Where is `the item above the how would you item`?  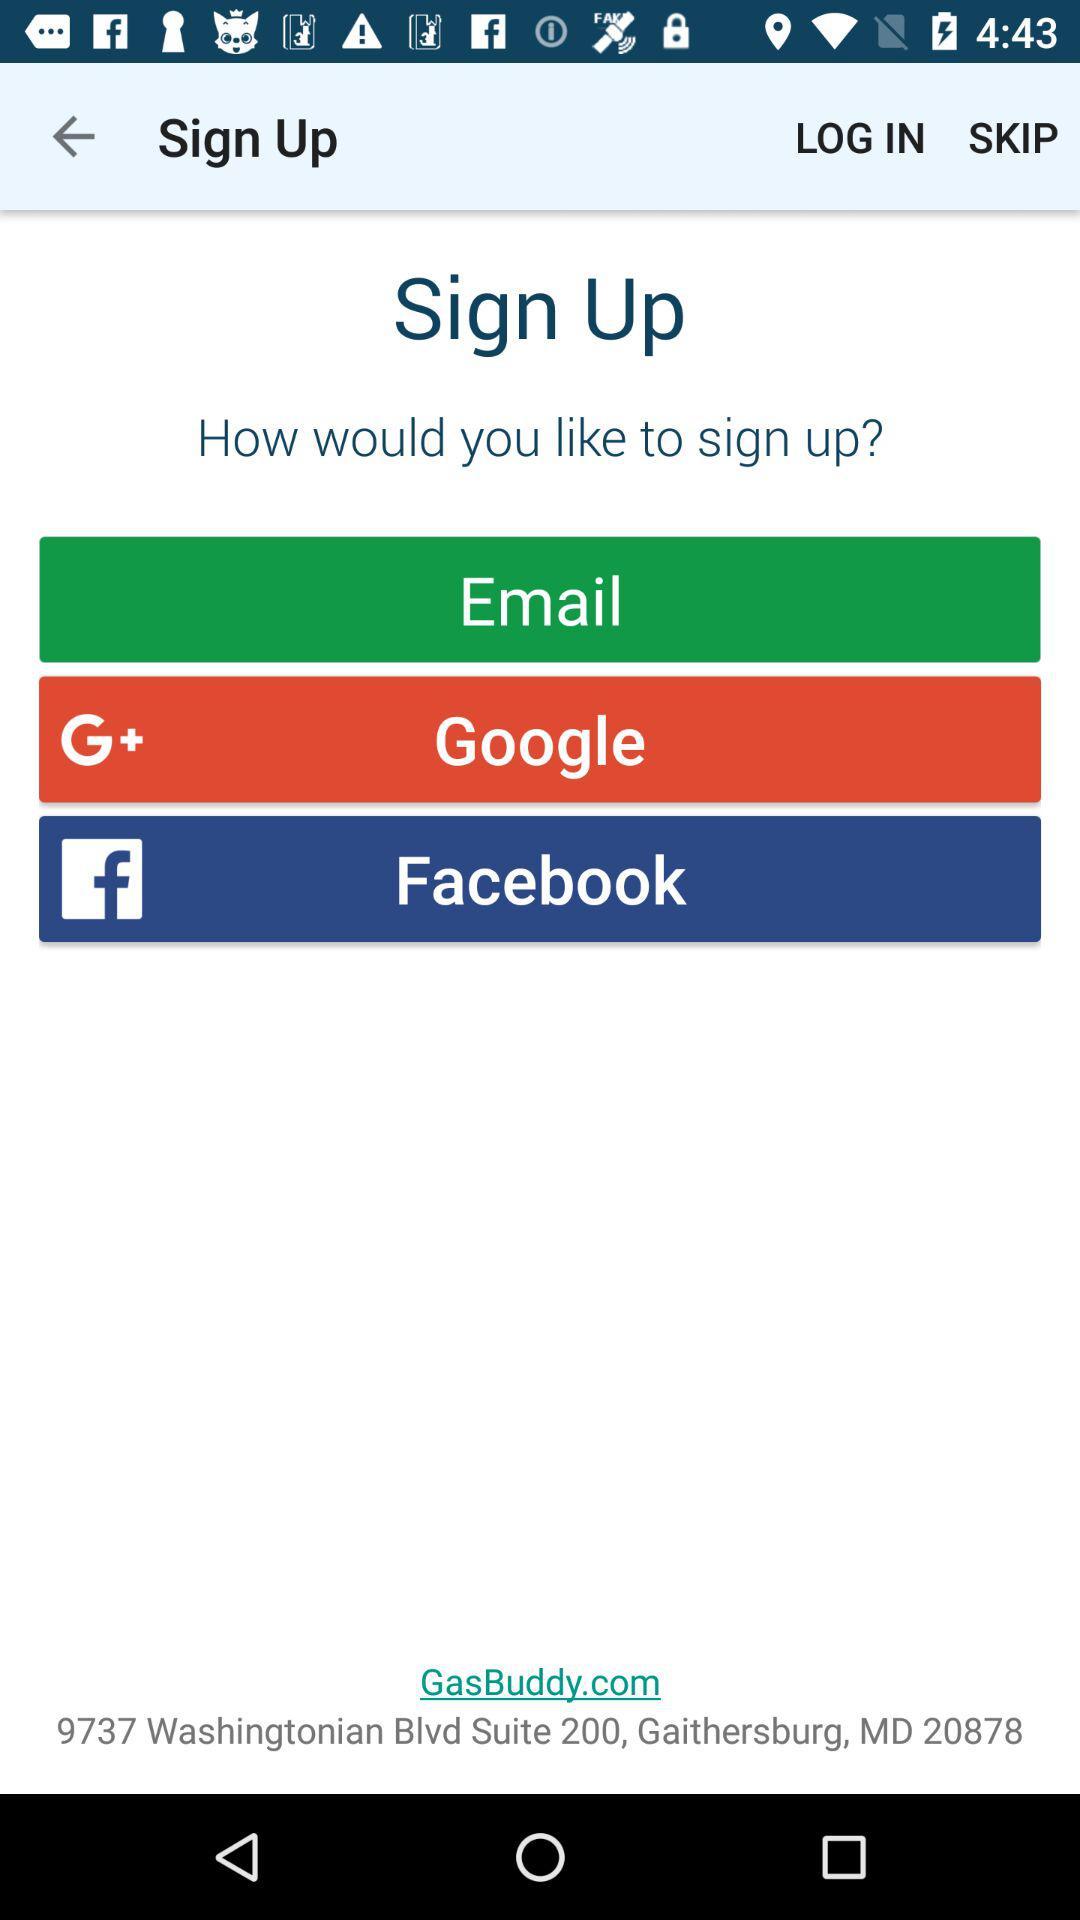
the item above the how would you item is located at coordinates (1013, 135).